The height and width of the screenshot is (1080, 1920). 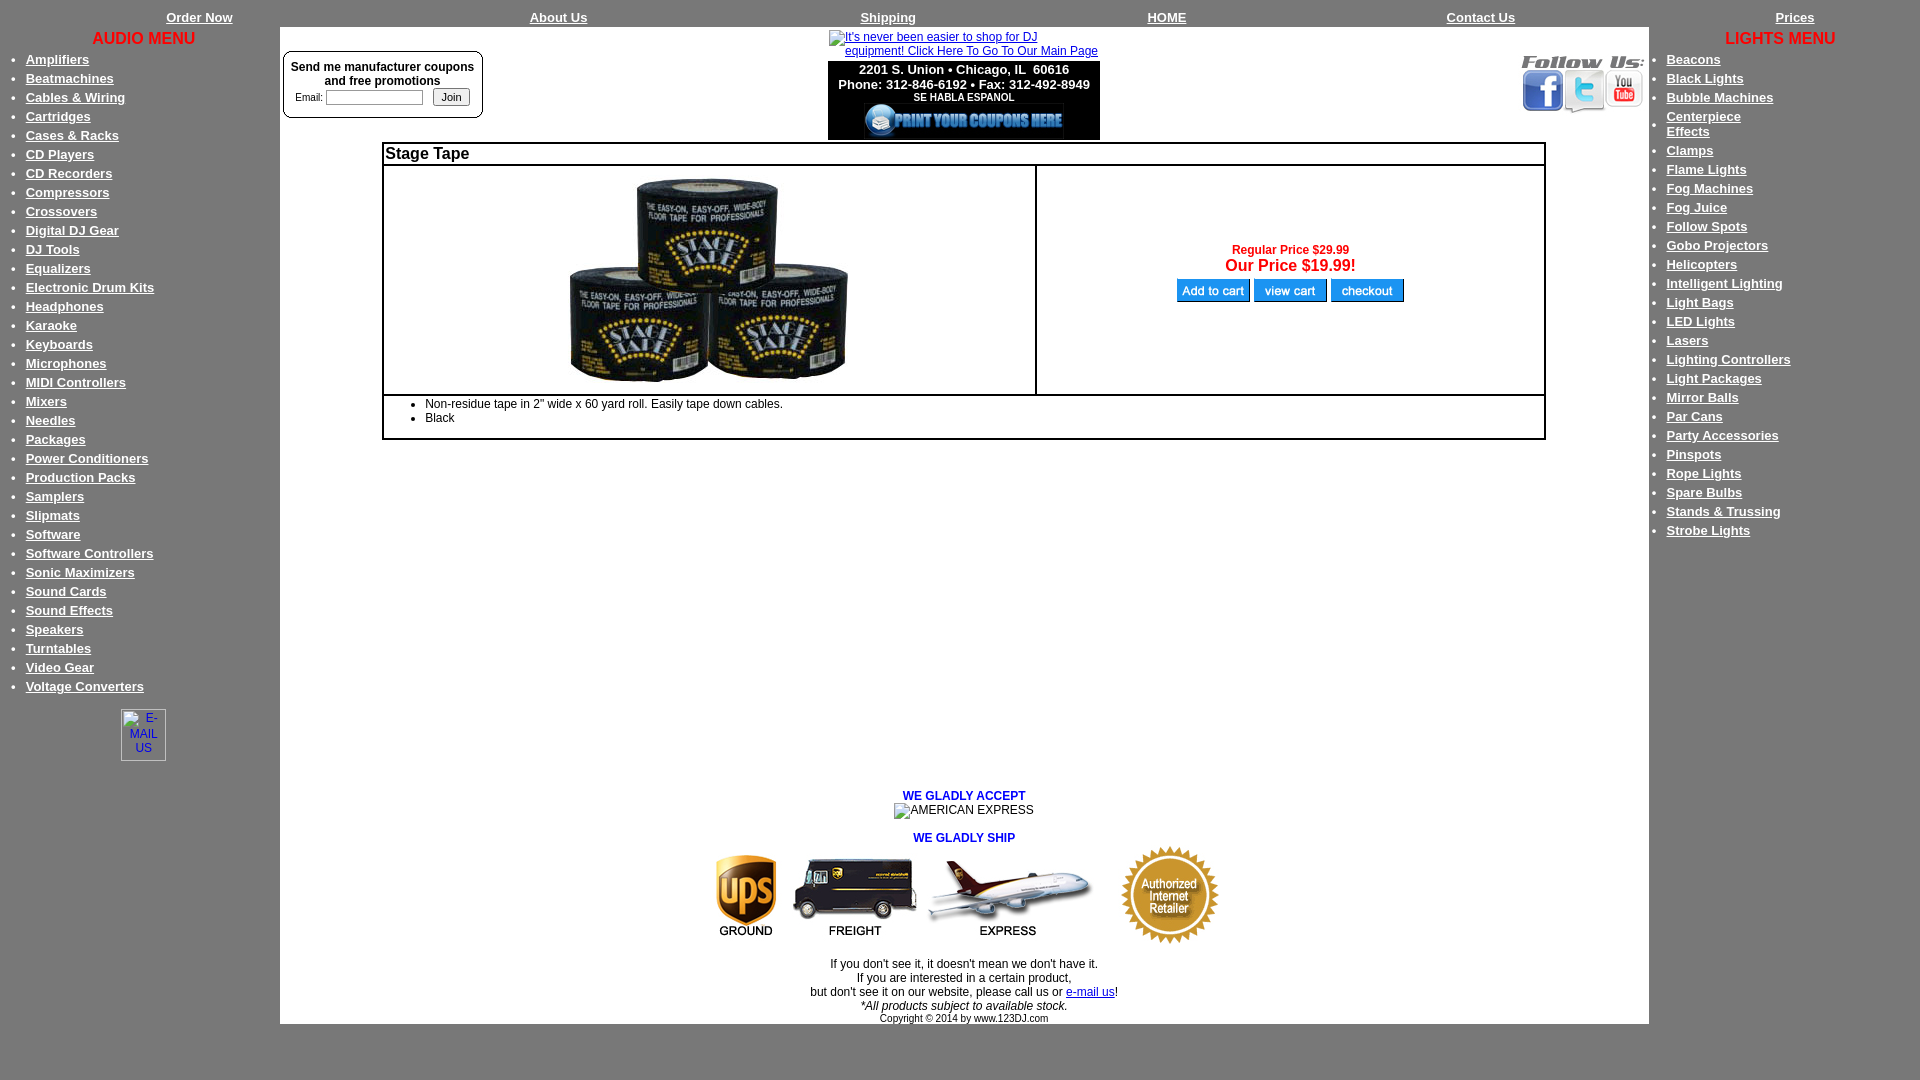 I want to click on 'Electronic Drum Kits', so click(x=89, y=287).